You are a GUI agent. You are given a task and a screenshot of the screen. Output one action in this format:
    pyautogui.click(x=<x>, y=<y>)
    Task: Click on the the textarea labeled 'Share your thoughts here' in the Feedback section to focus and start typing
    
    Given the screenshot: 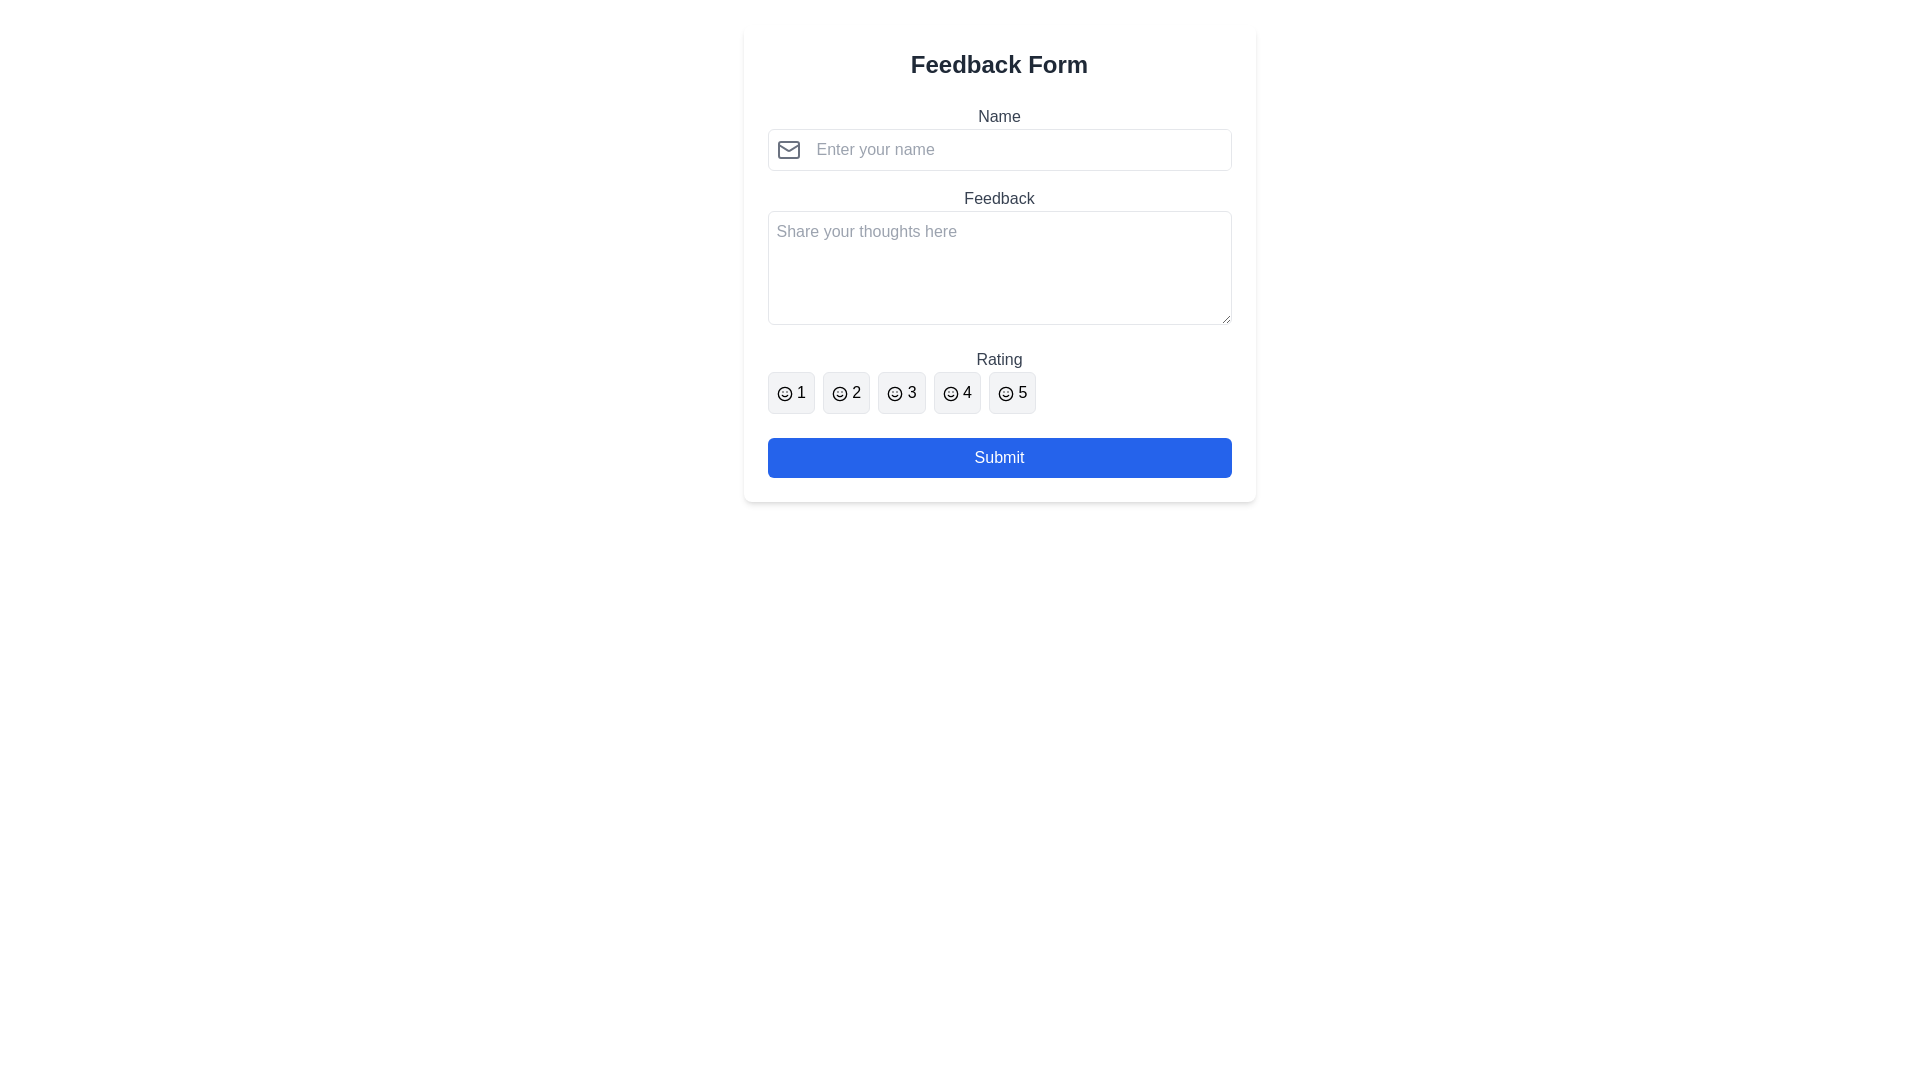 What is the action you would take?
    pyautogui.click(x=999, y=266)
    